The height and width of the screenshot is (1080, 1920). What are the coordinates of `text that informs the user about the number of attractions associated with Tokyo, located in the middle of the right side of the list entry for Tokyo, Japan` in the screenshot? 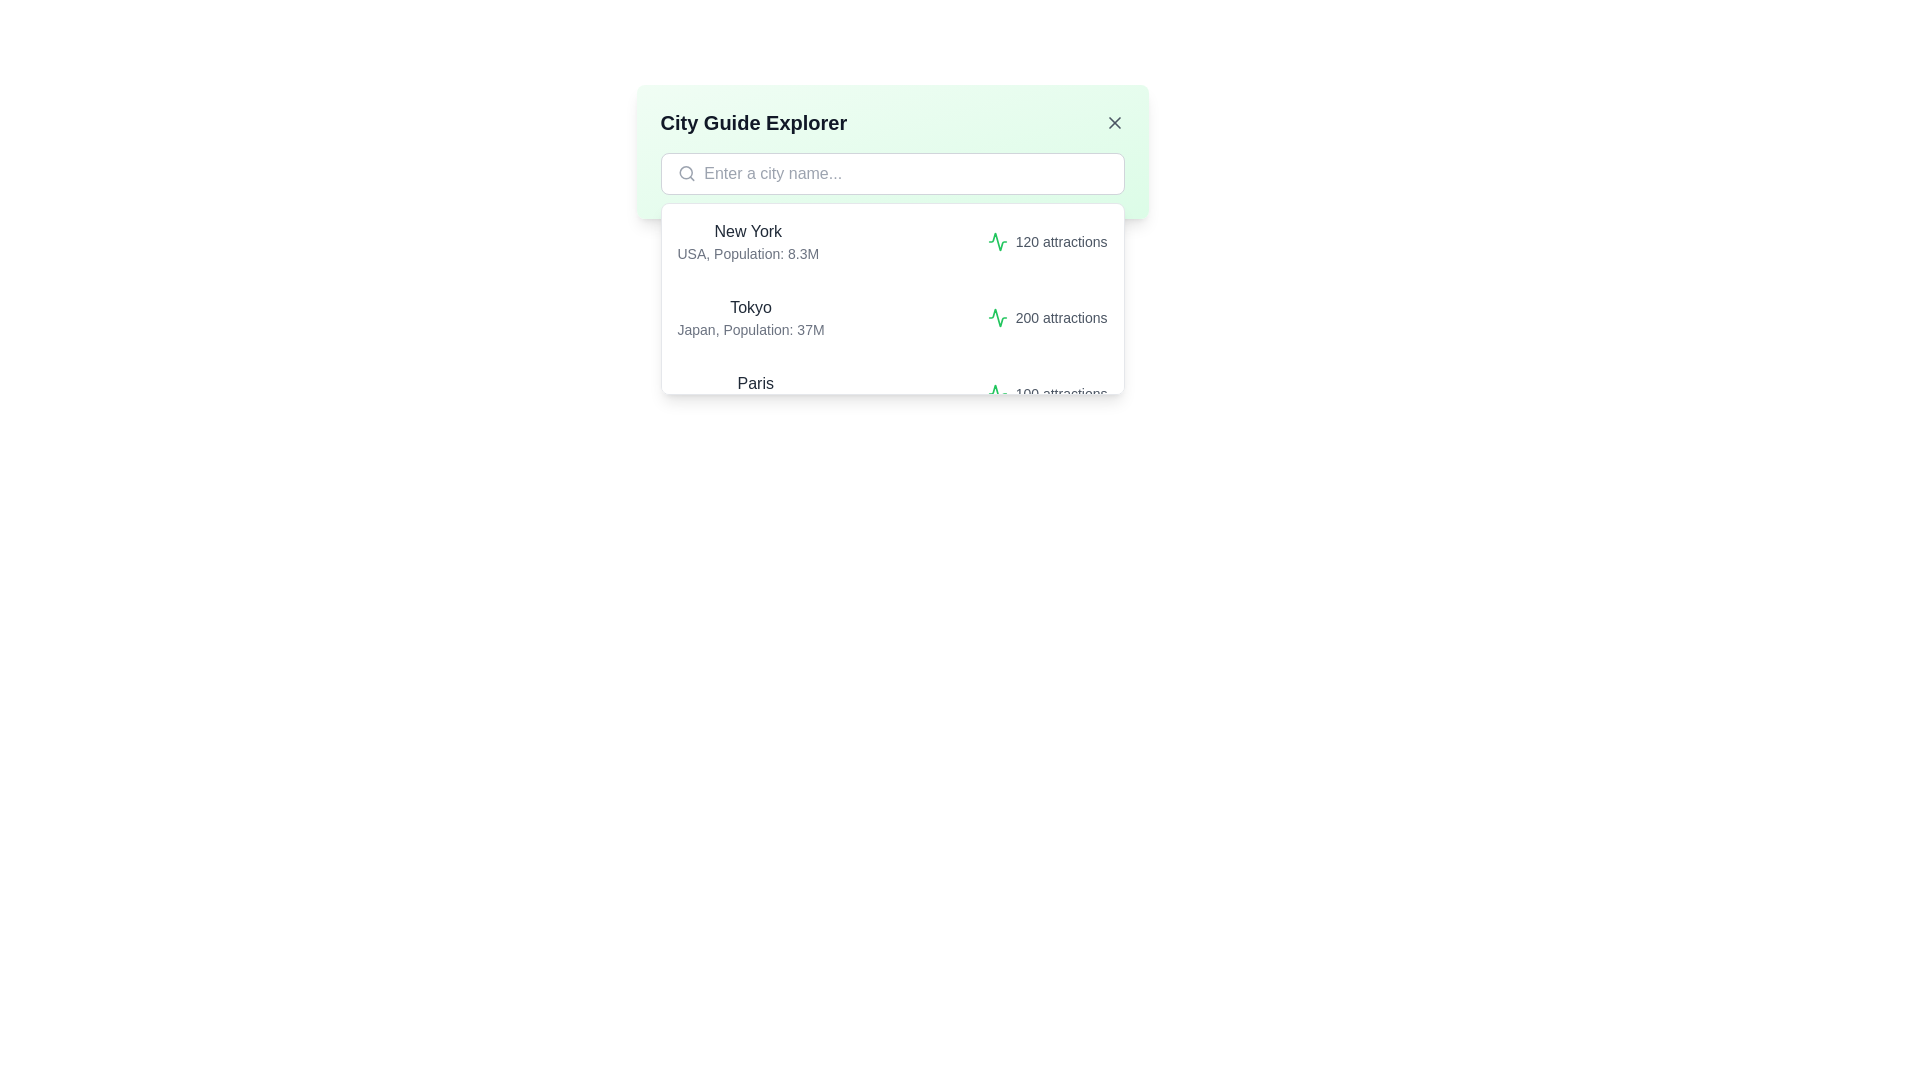 It's located at (1060, 316).